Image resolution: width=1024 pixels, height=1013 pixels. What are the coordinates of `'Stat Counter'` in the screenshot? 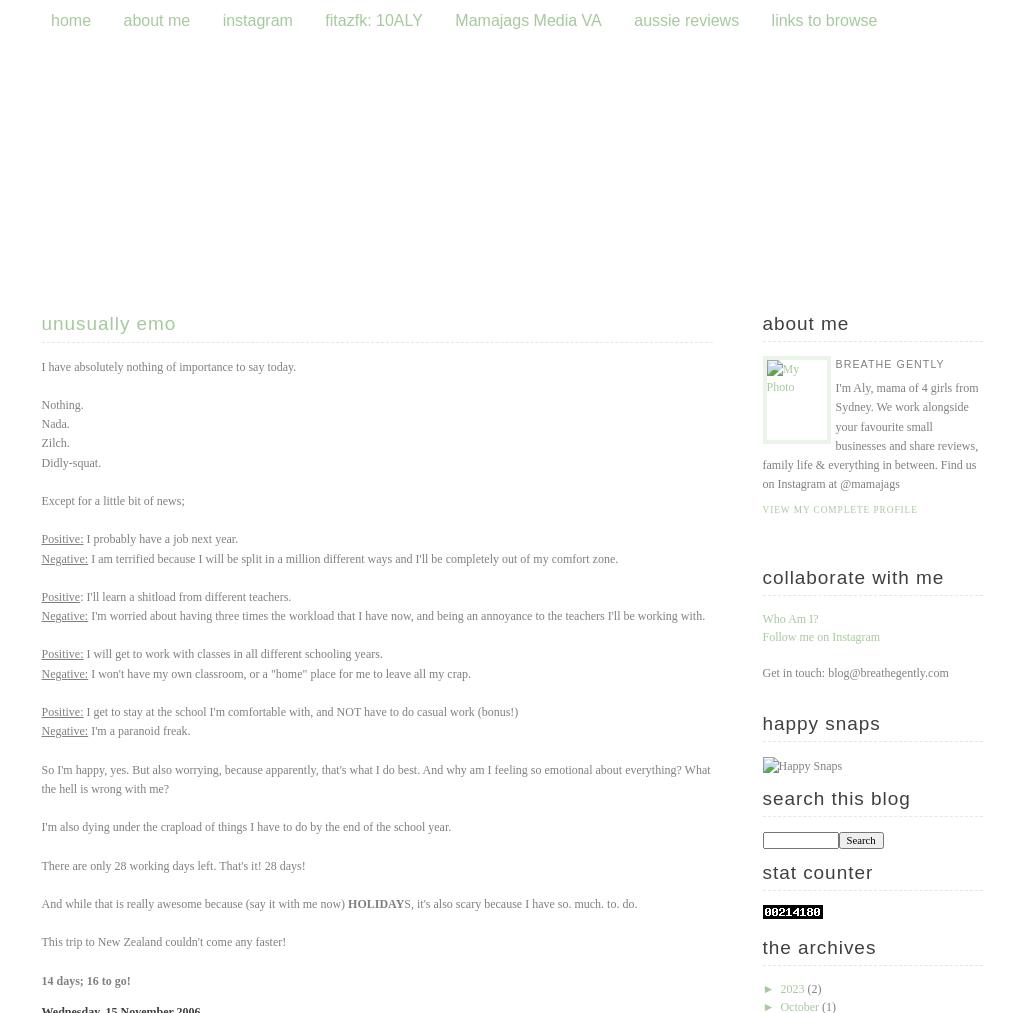 It's located at (816, 870).